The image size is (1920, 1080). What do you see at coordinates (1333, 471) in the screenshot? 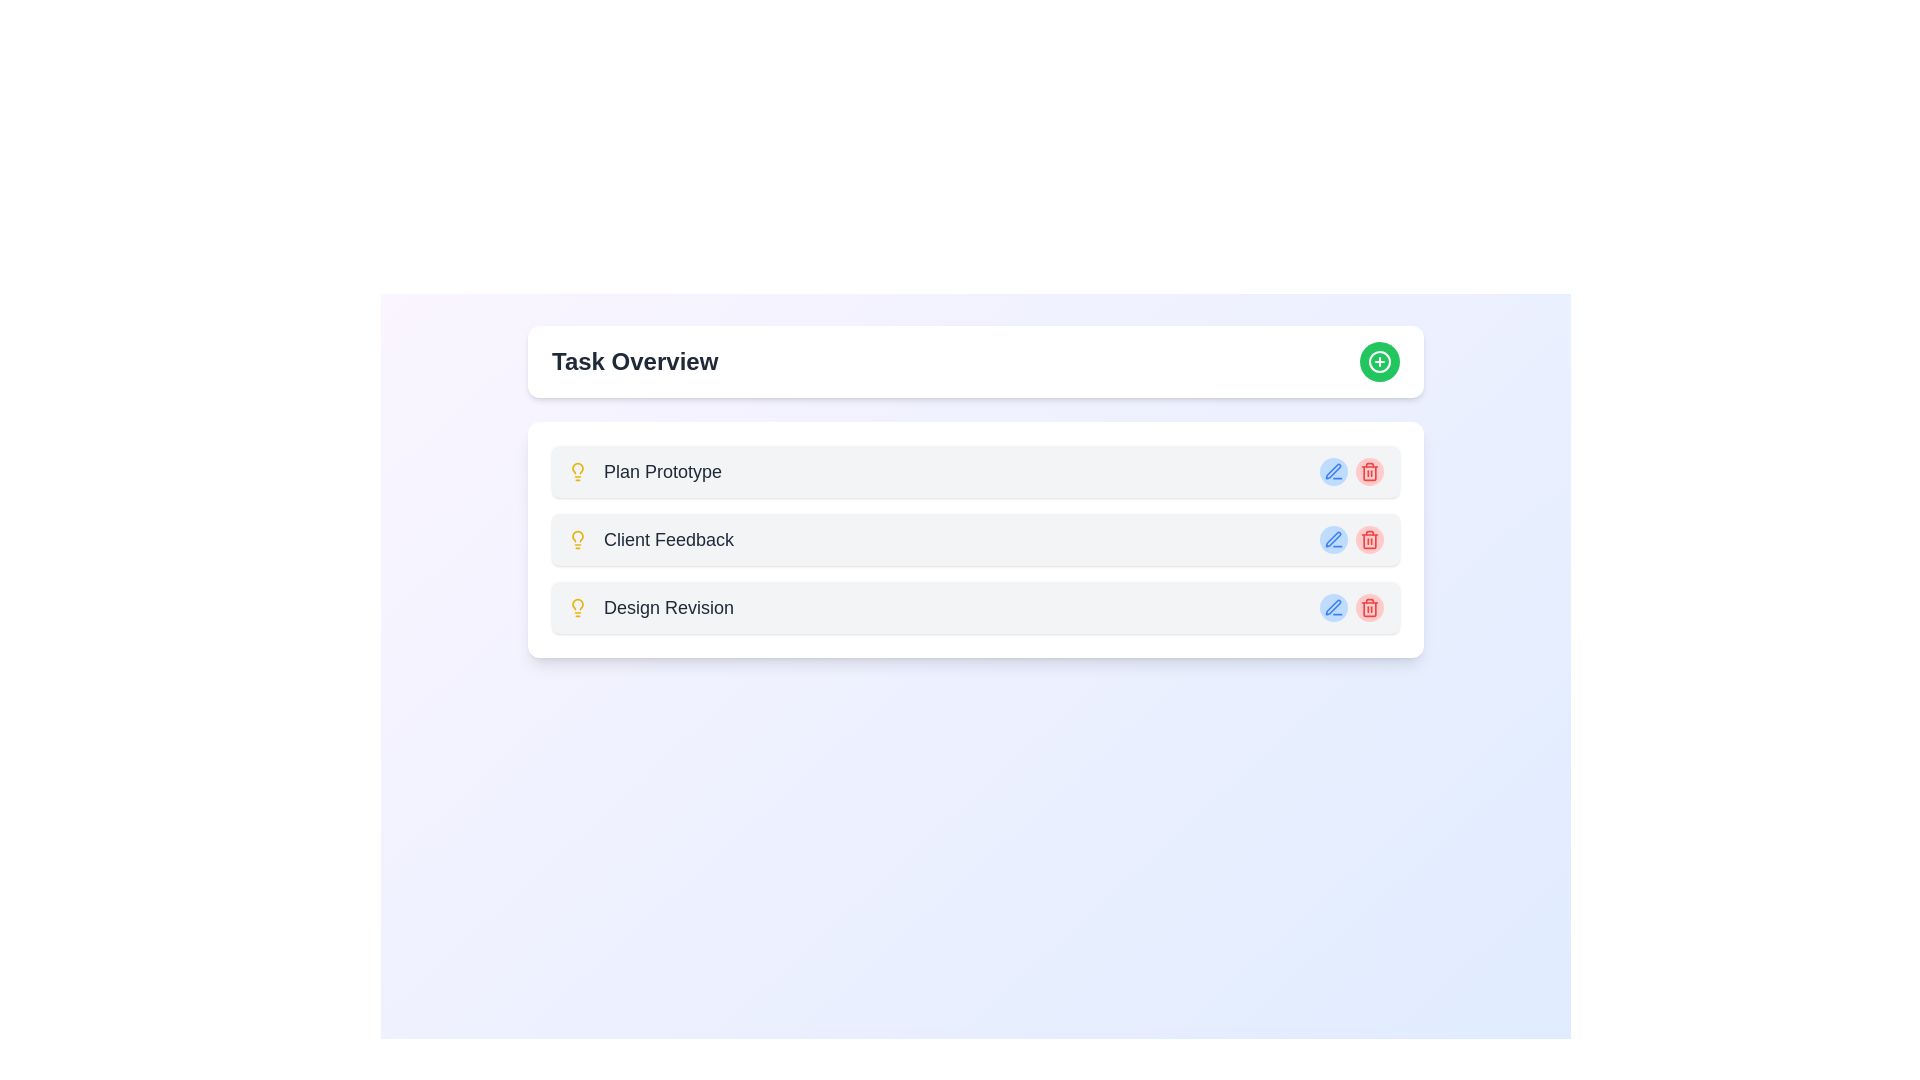
I see `the edit pen icon located to the immediate left of the red trash icon in the 'Client Feedback' task row to initiate edit mode` at bounding box center [1333, 471].